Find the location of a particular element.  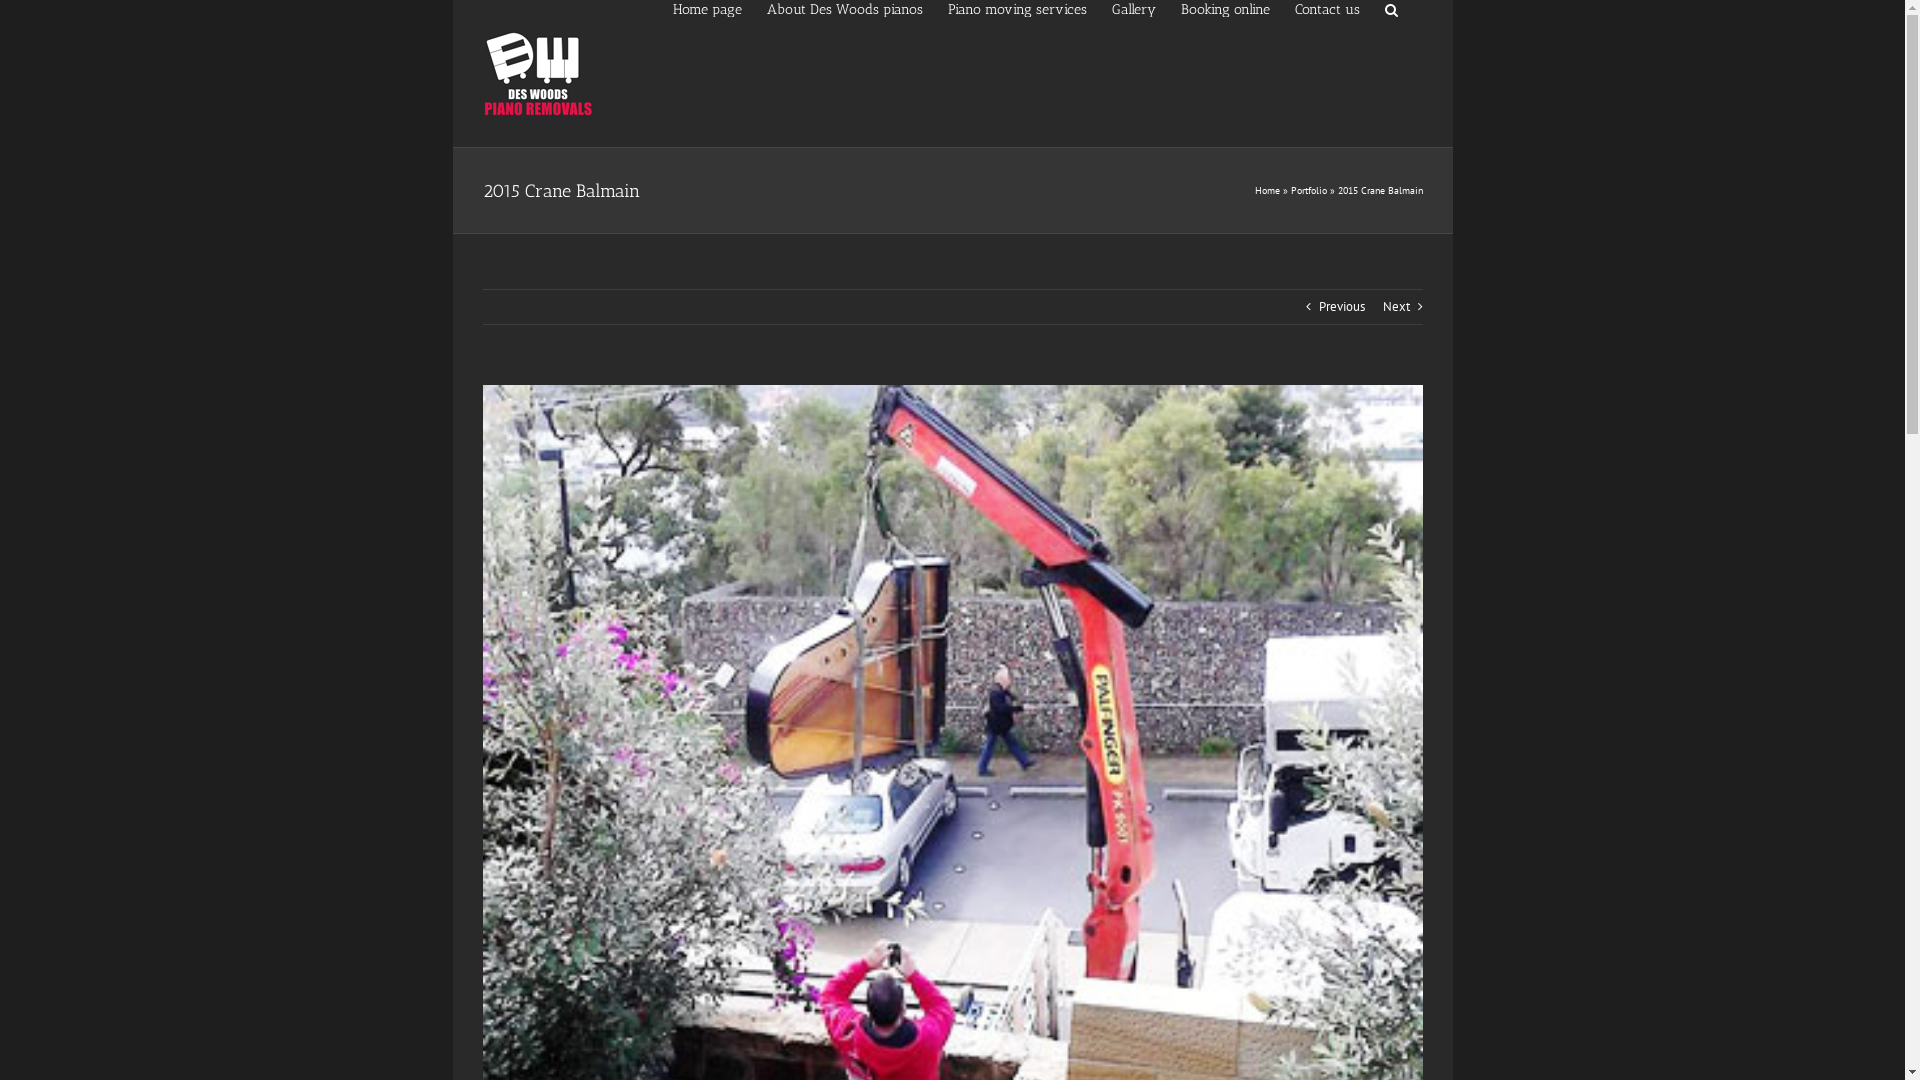

'Search' is located at coordinates (1389, 8).